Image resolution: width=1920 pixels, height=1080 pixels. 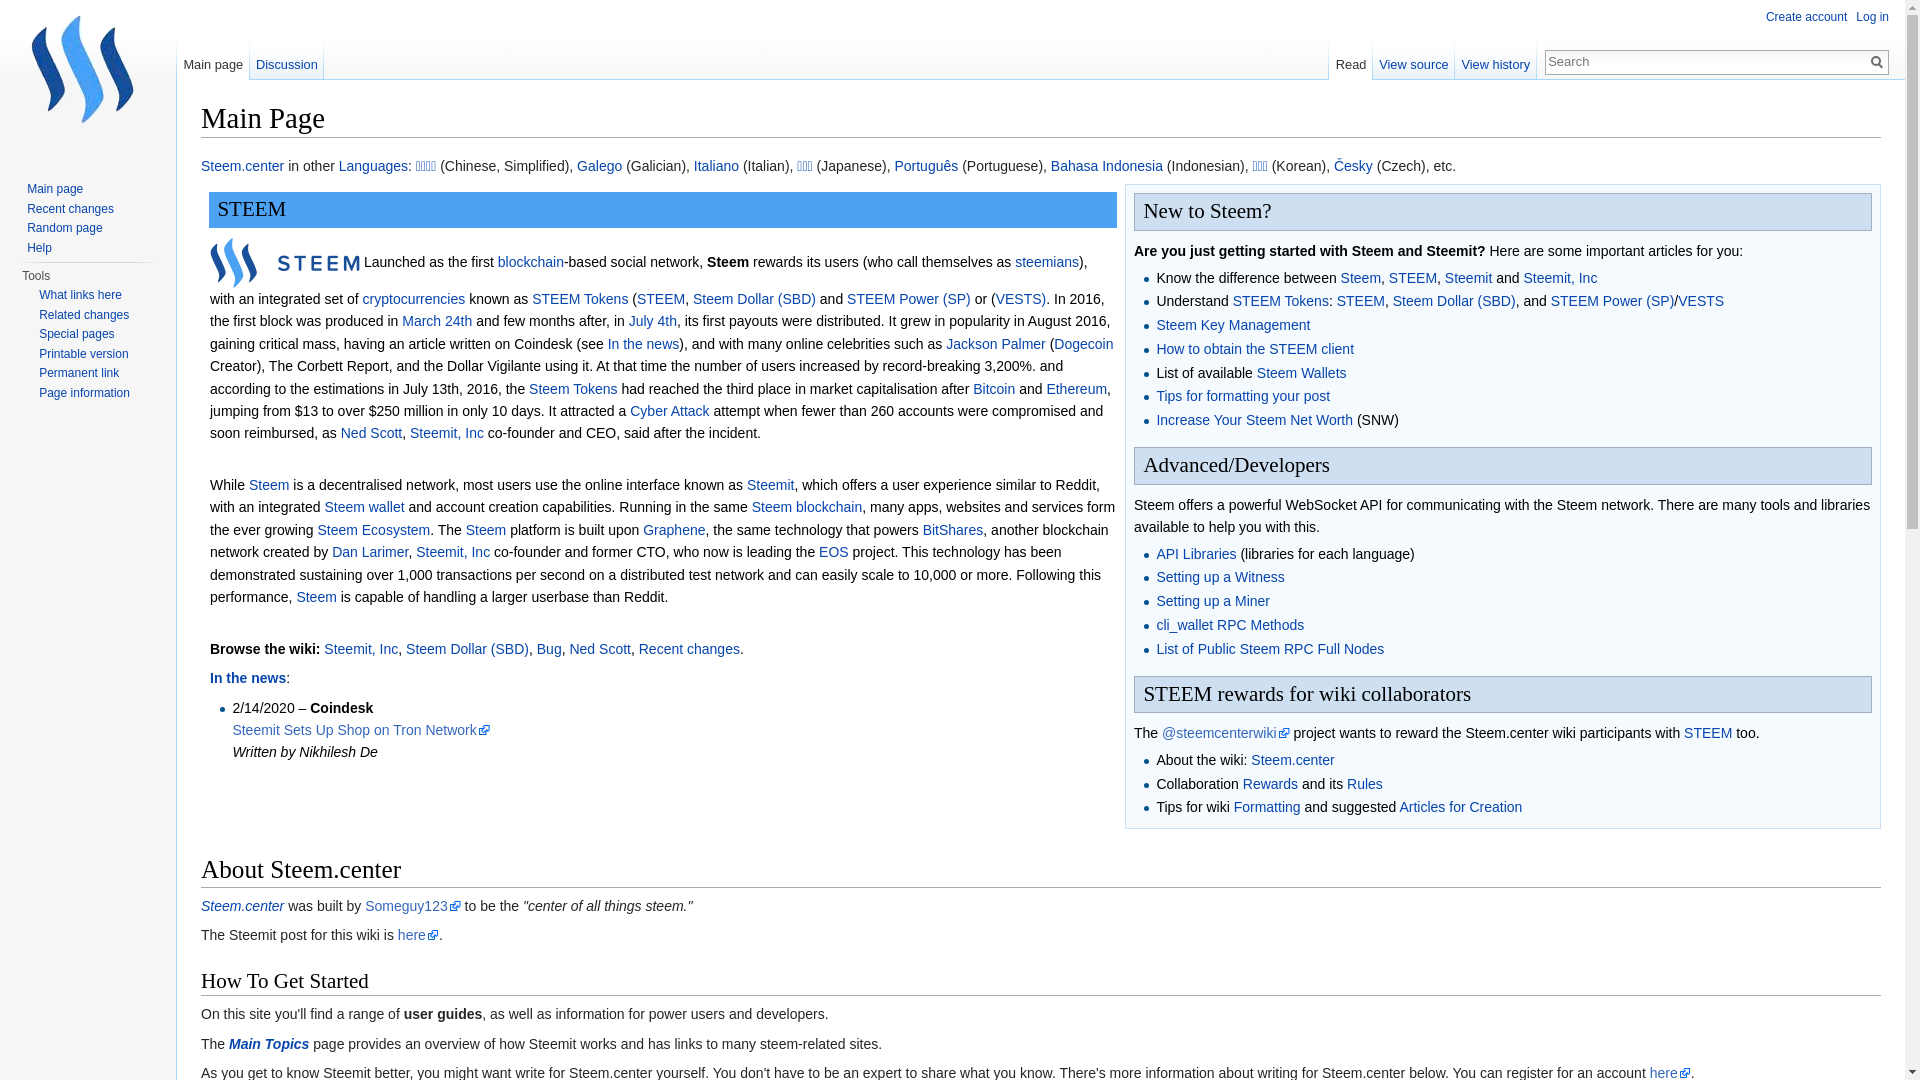 What do you see at coordinates (360, 648) in the screenshot?
I see `'Steemit, Inc'` at bounding box center [360, 648].